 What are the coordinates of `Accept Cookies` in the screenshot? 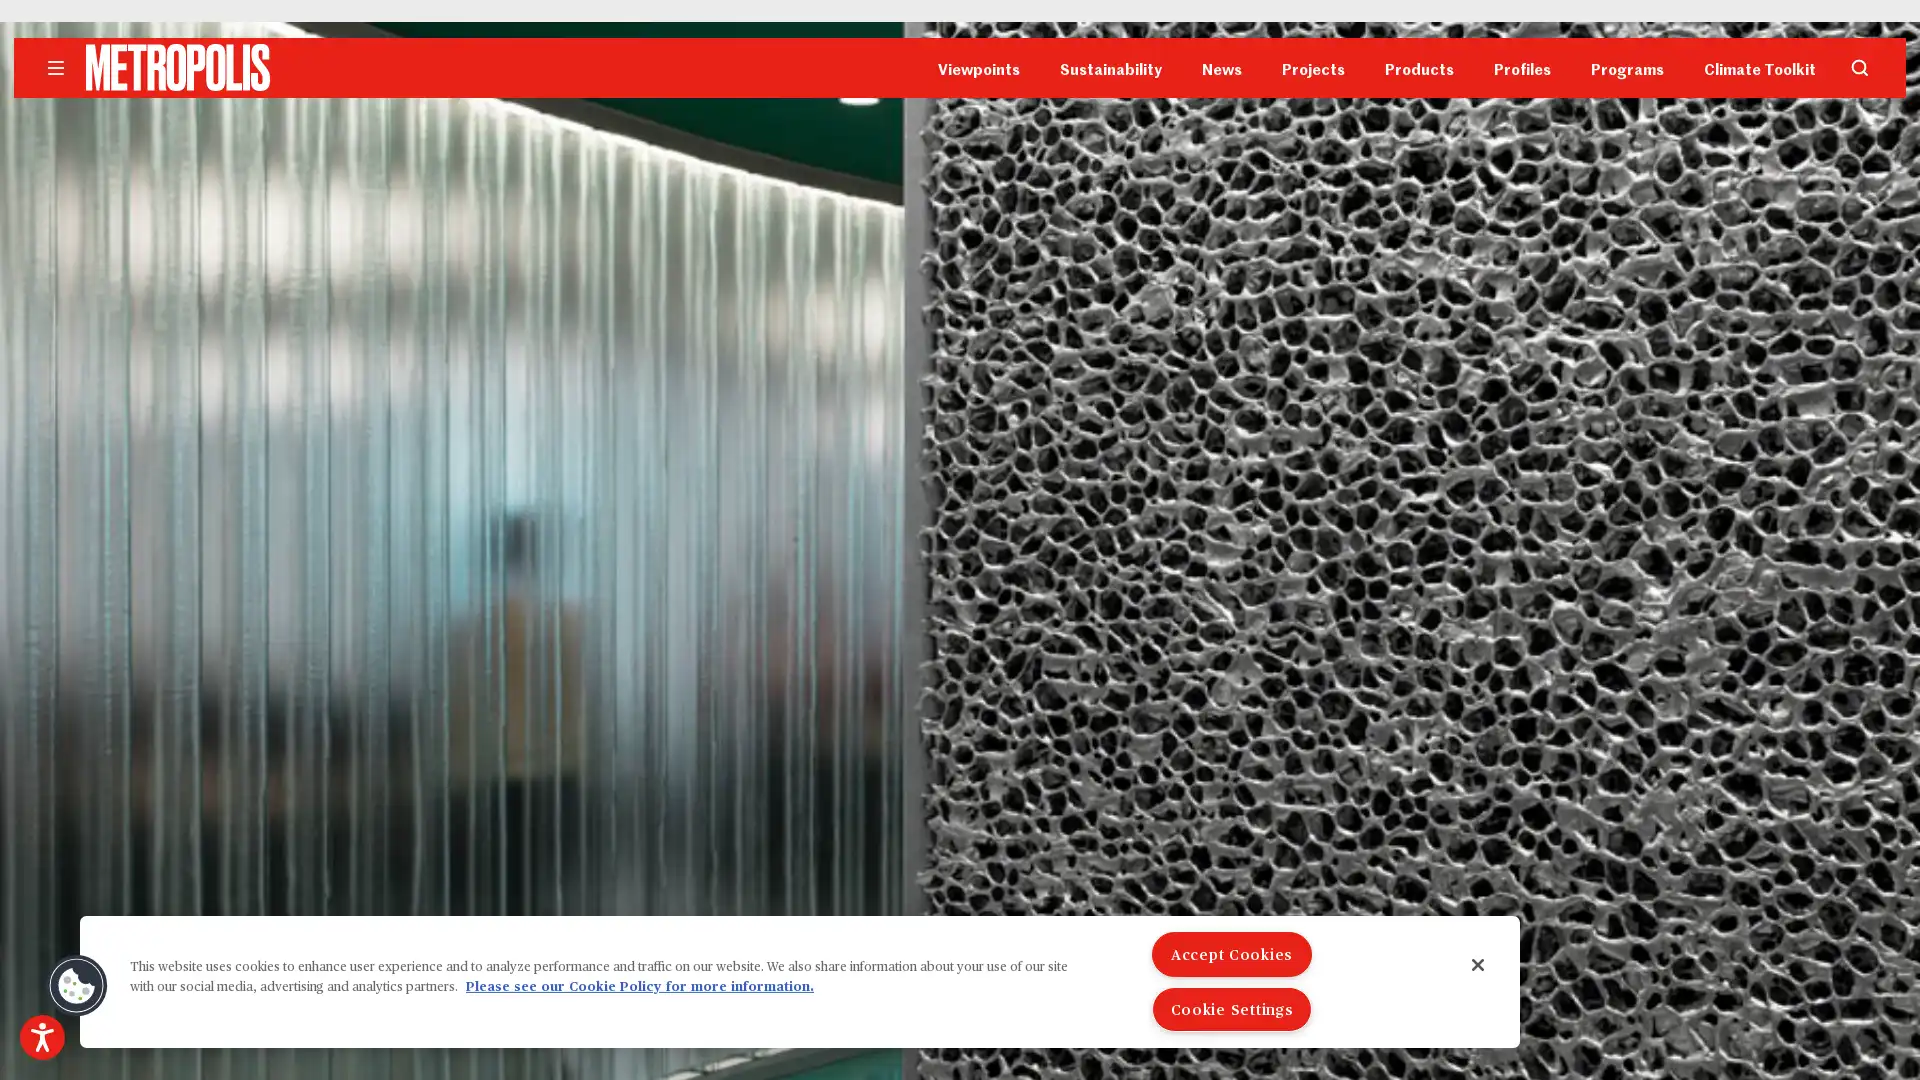 It's located at (1231, 953).